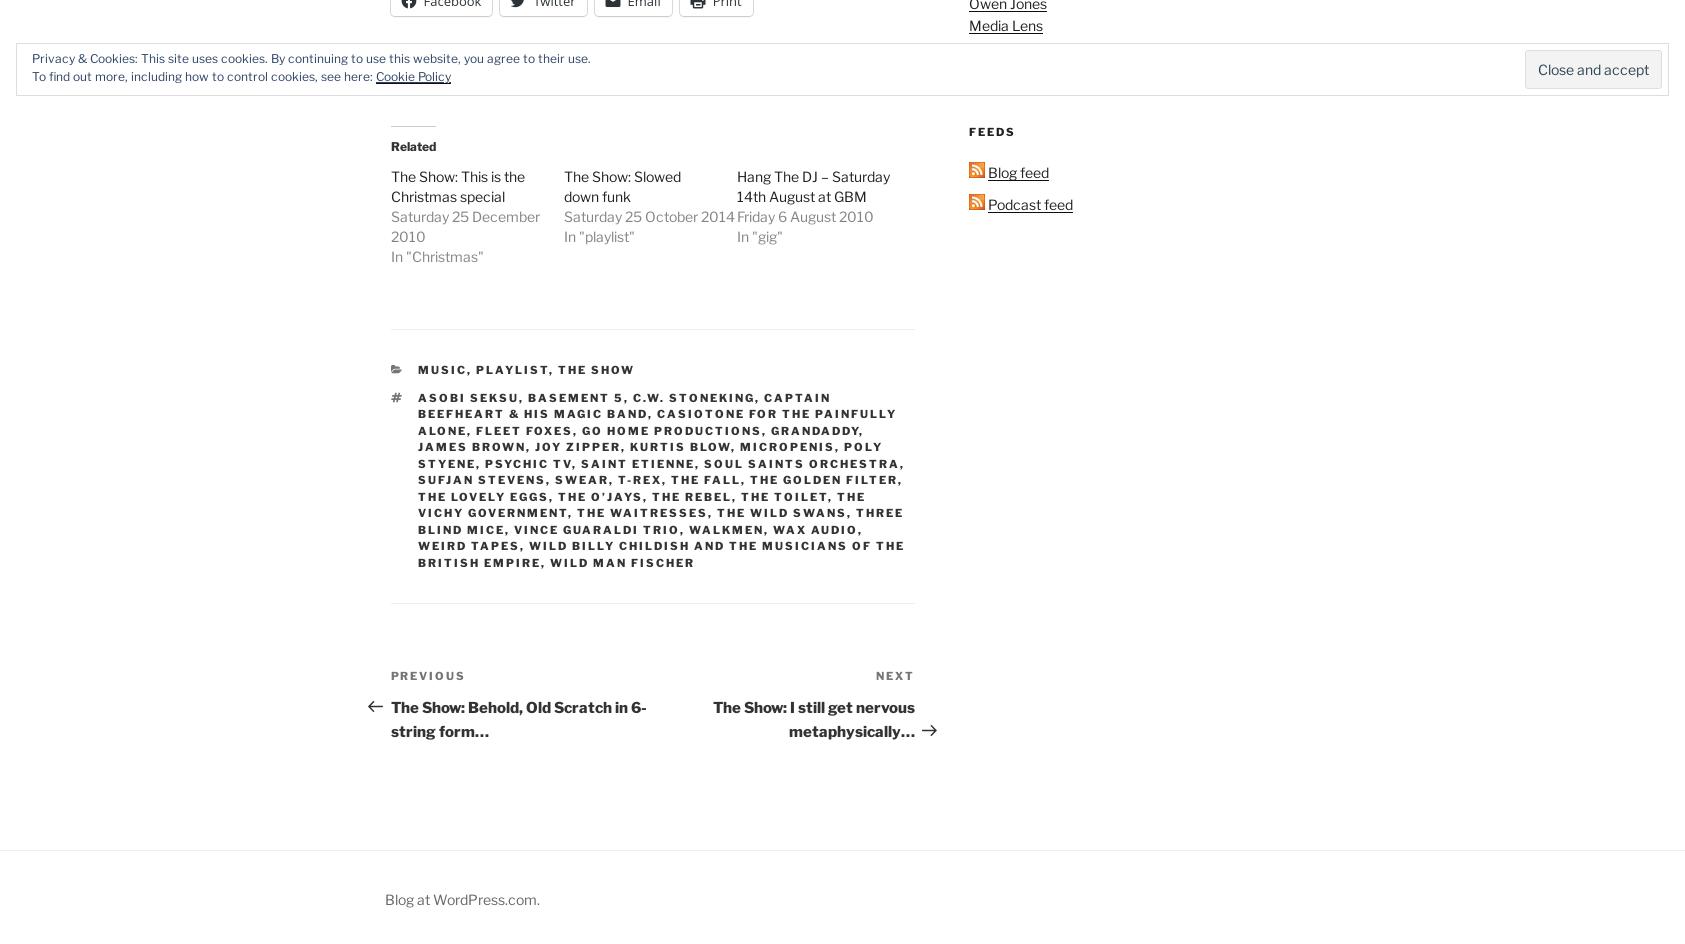 Image resolution: width=1685 pixels, height=944 pixels. What do you see at coordinates (470, 445) in the screenshot?
I see `'James Brown'` at bounding box center [470, 445].